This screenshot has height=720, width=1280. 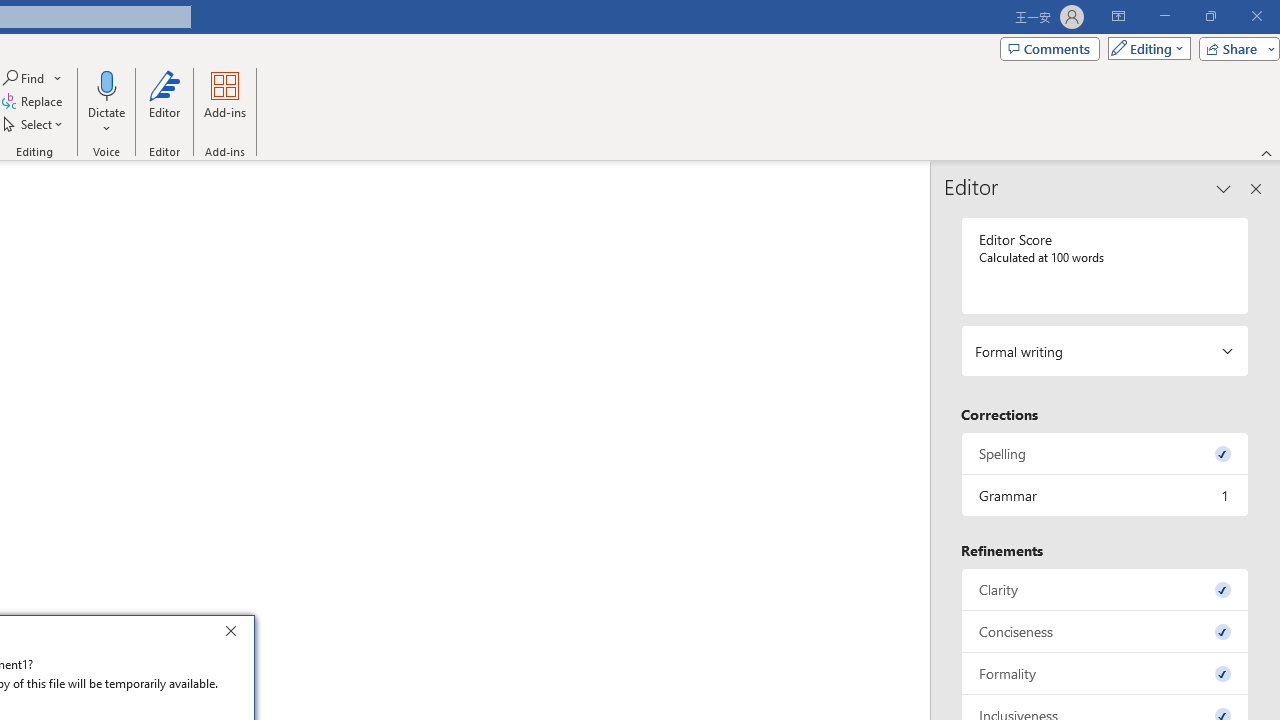 I want to click on 'Conciseness, 0 issues. Press space or enter to review items.', so click(x=1104, y=631).